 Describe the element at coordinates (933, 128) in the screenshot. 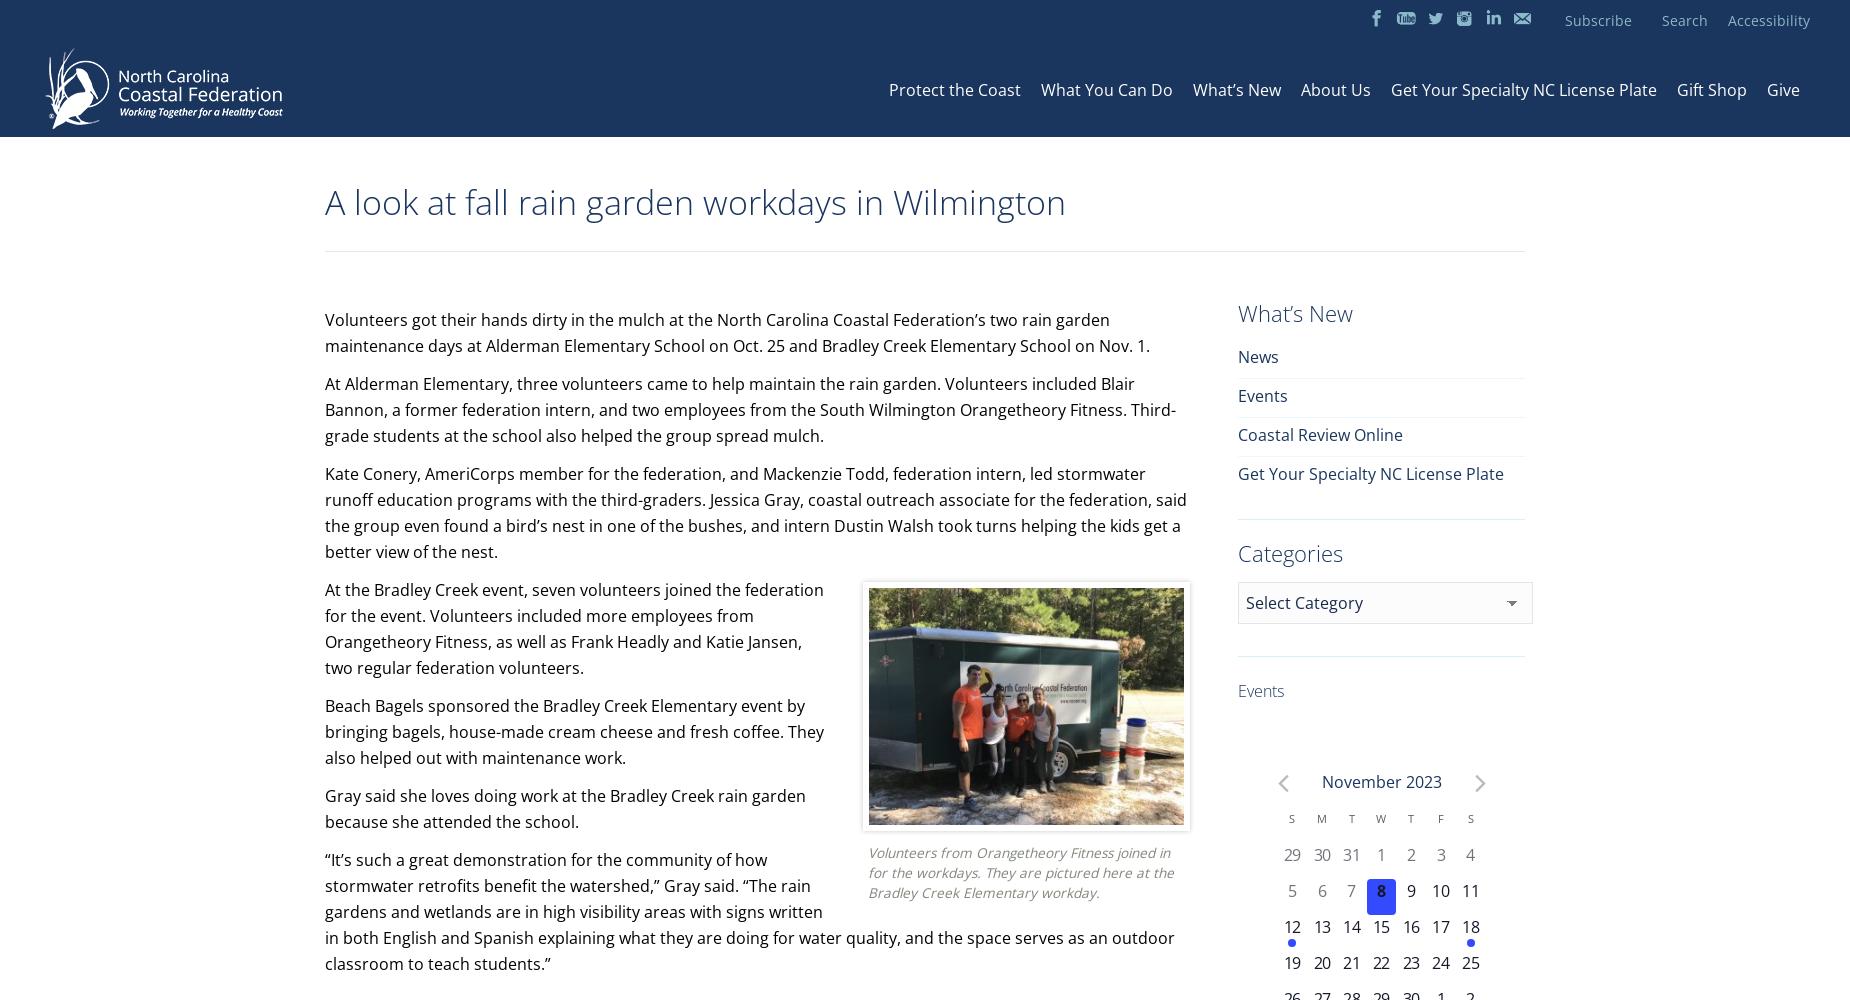

I see `'Our Goals'` at that location.